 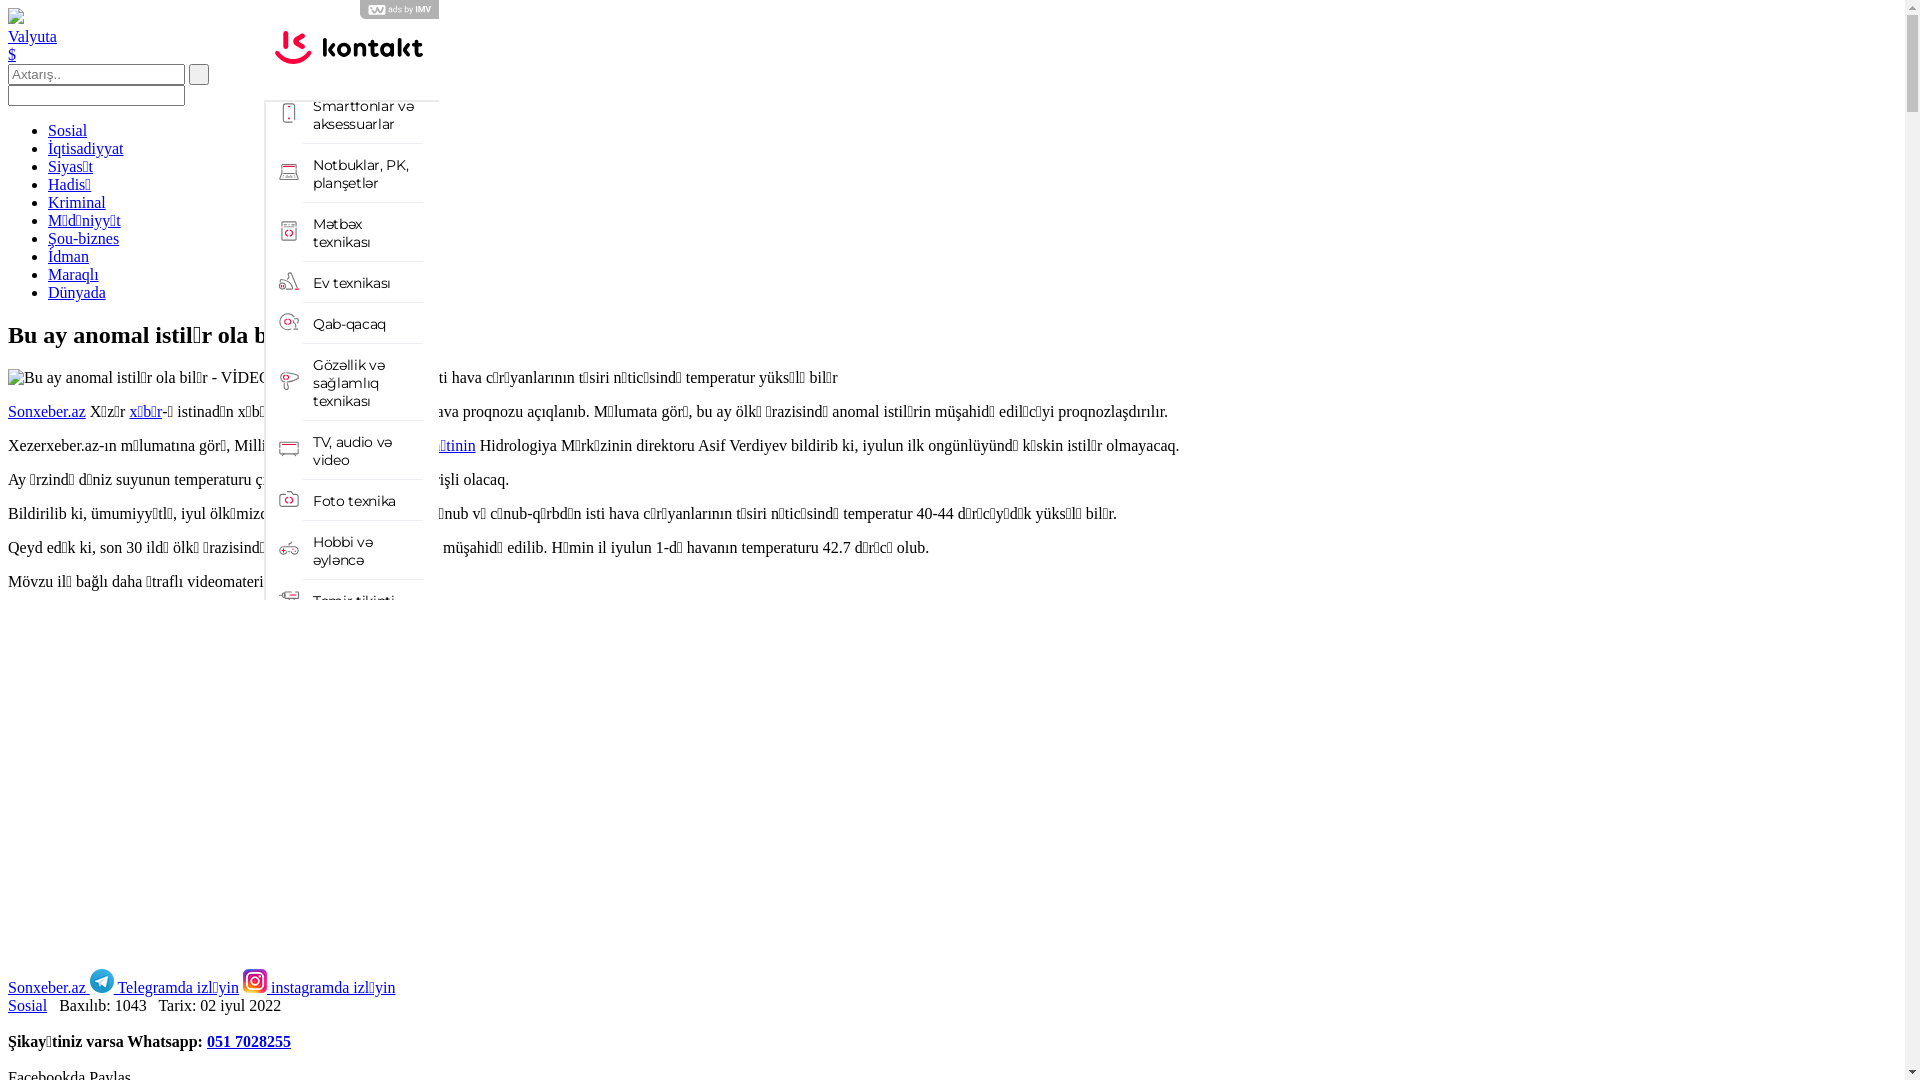 I want to click on '051 7028255', so click(x=248, y=1040).